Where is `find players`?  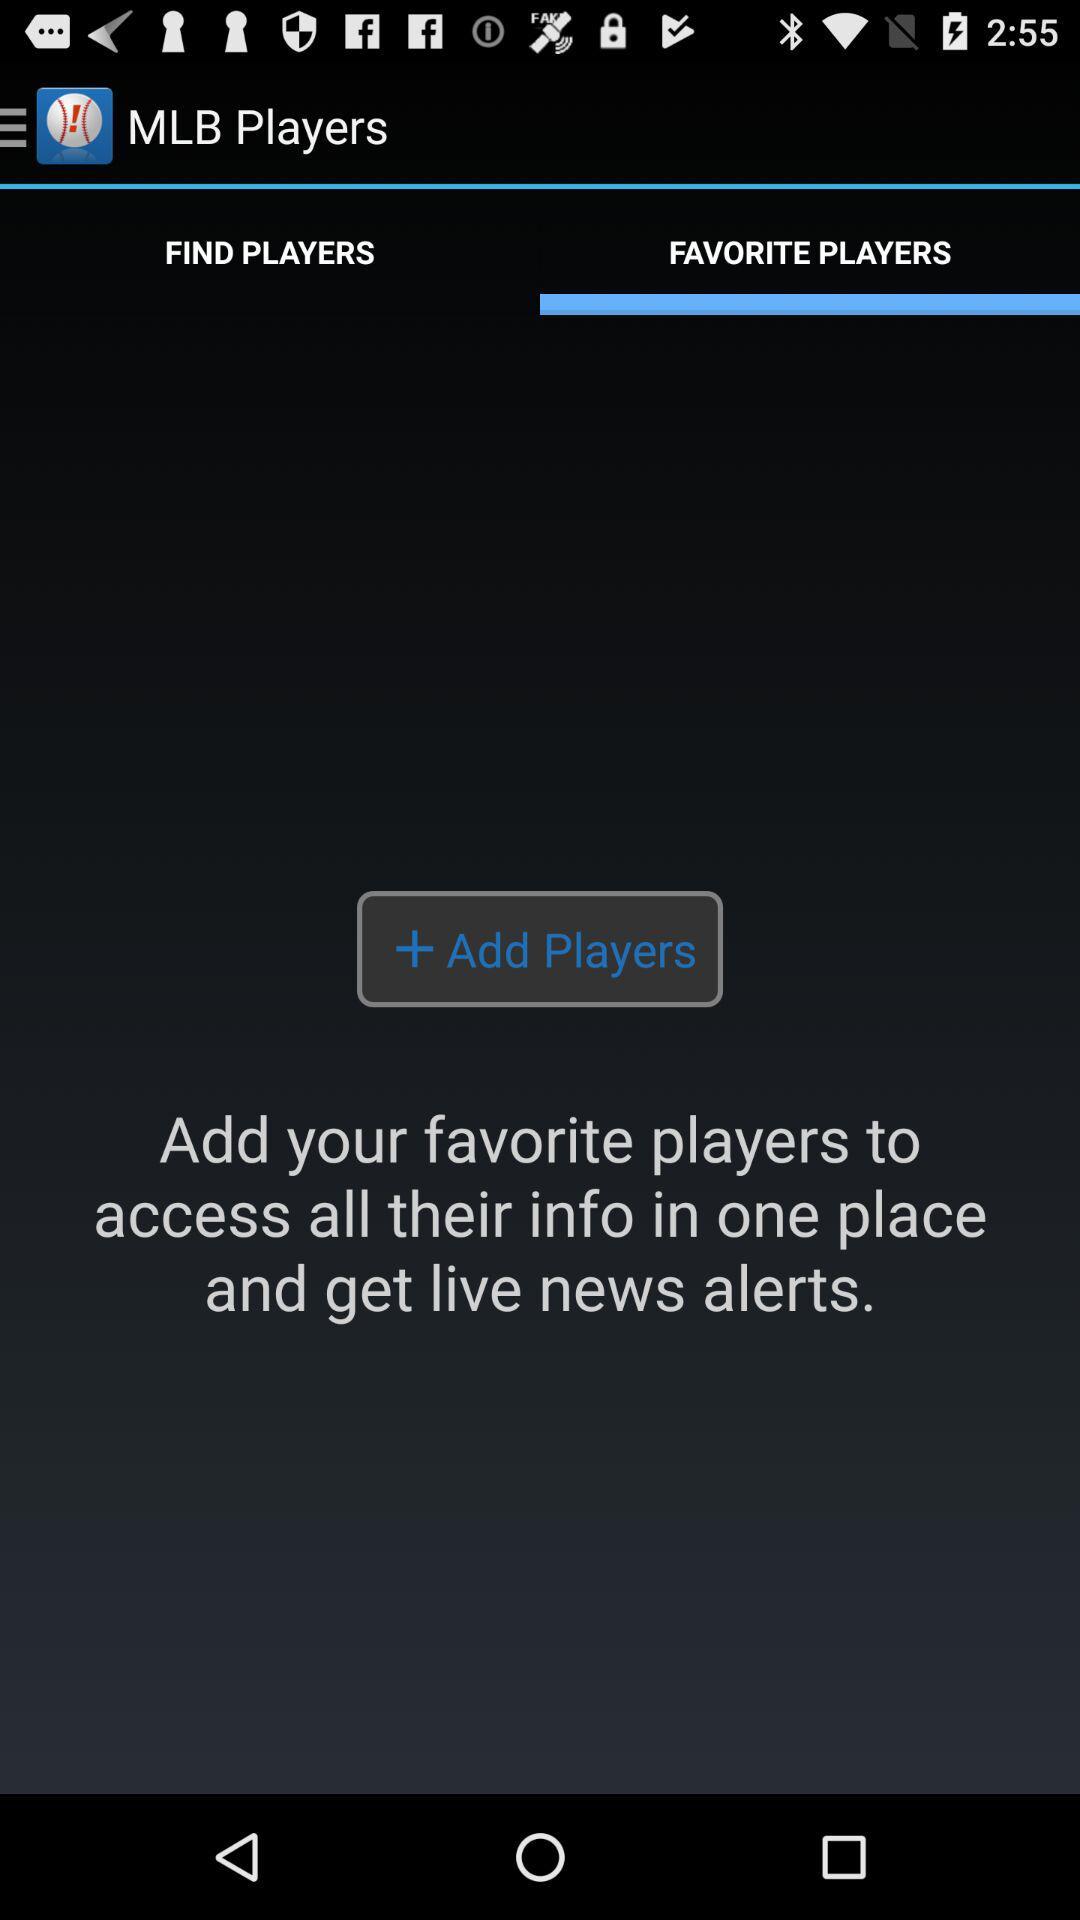
find players is located at coordinates (270, 251).